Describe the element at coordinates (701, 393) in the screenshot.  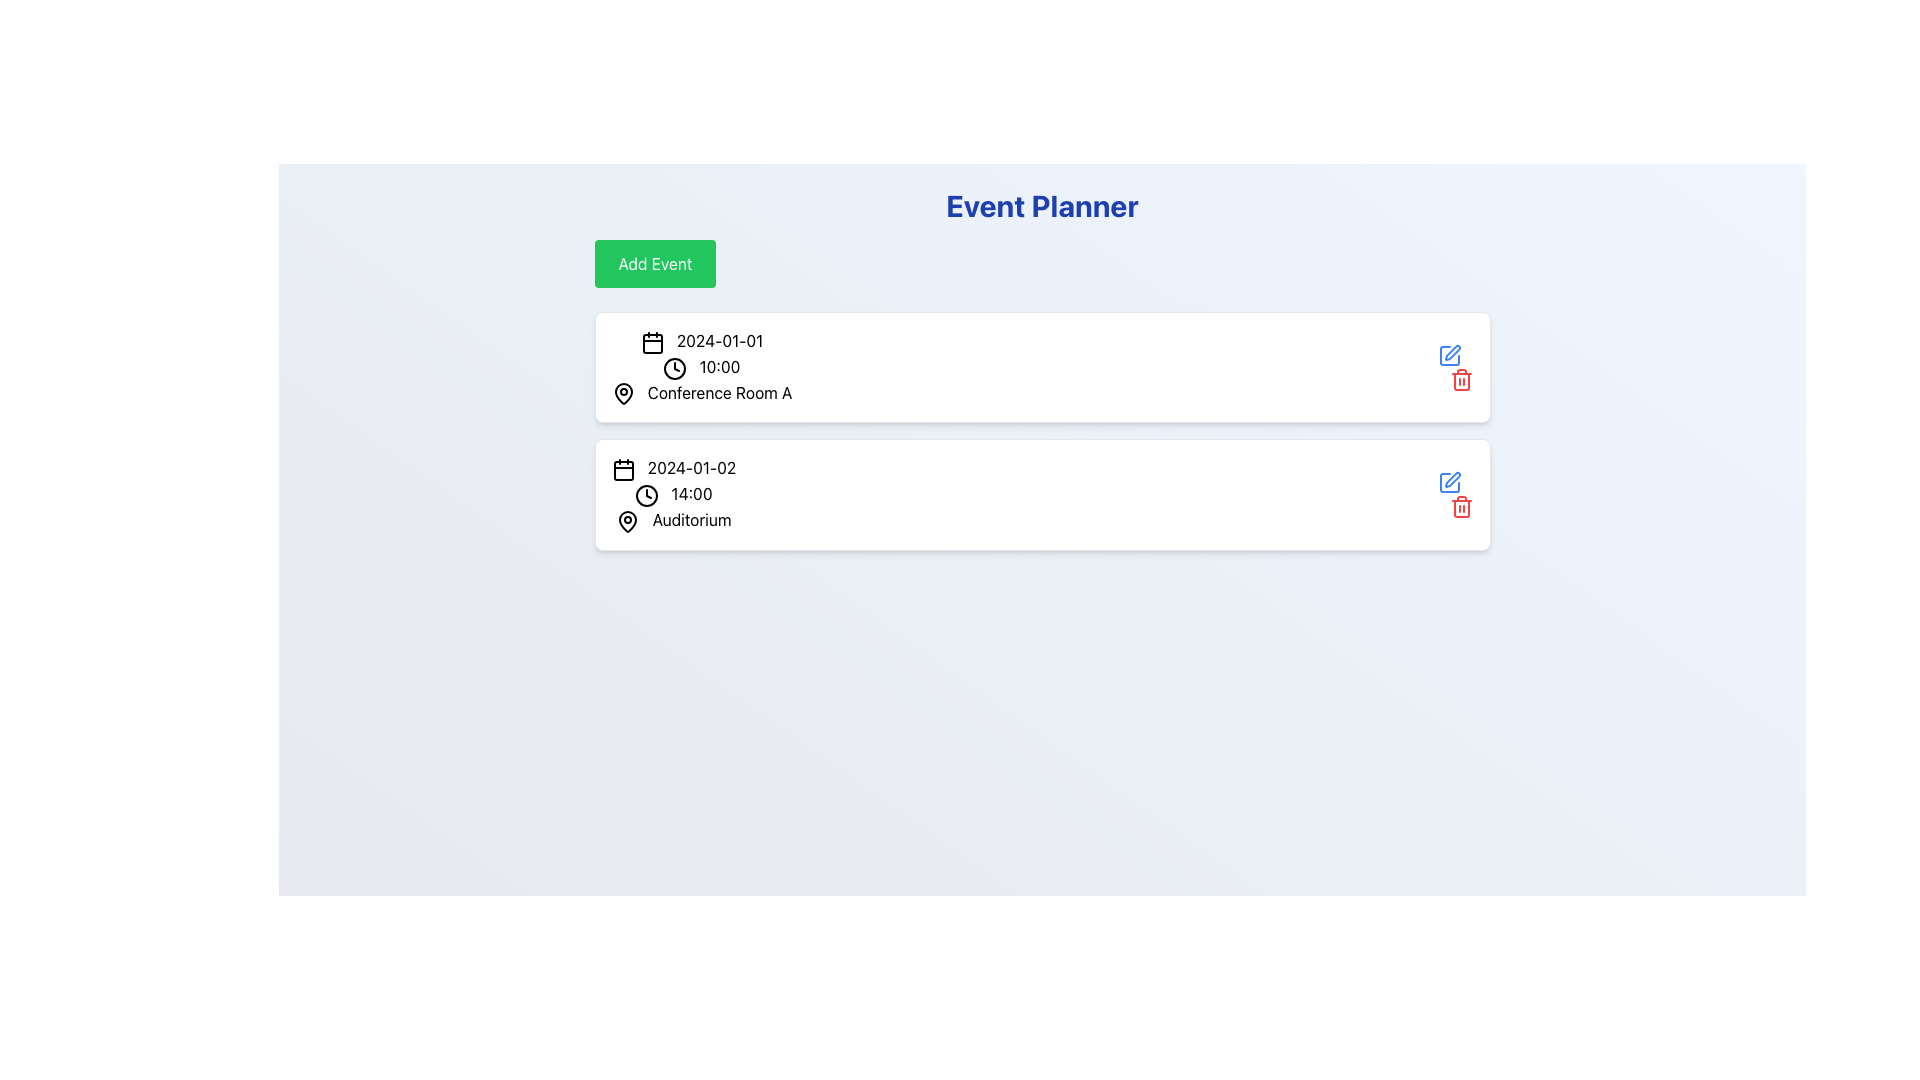
I see `the text label displaying 'Conference Room A' for reading` at that location.